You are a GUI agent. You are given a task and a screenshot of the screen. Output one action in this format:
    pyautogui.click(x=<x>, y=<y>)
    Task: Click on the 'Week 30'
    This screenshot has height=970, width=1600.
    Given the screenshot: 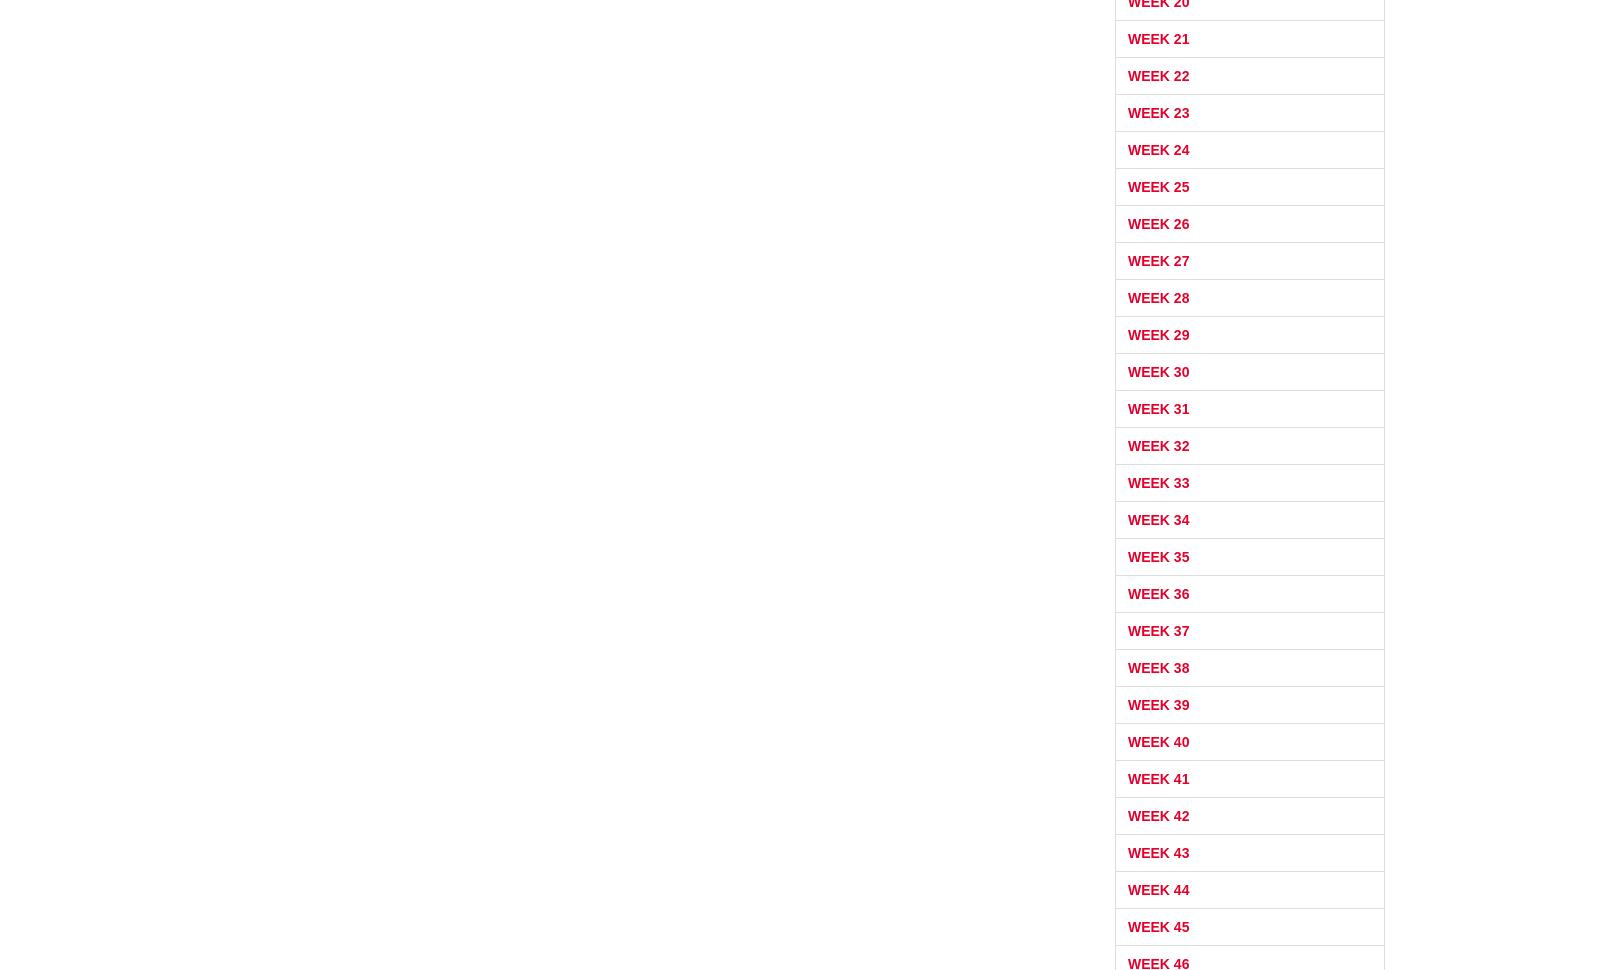 What is the action you would take?
    pyautogui.click(x=1158, y=370)
    